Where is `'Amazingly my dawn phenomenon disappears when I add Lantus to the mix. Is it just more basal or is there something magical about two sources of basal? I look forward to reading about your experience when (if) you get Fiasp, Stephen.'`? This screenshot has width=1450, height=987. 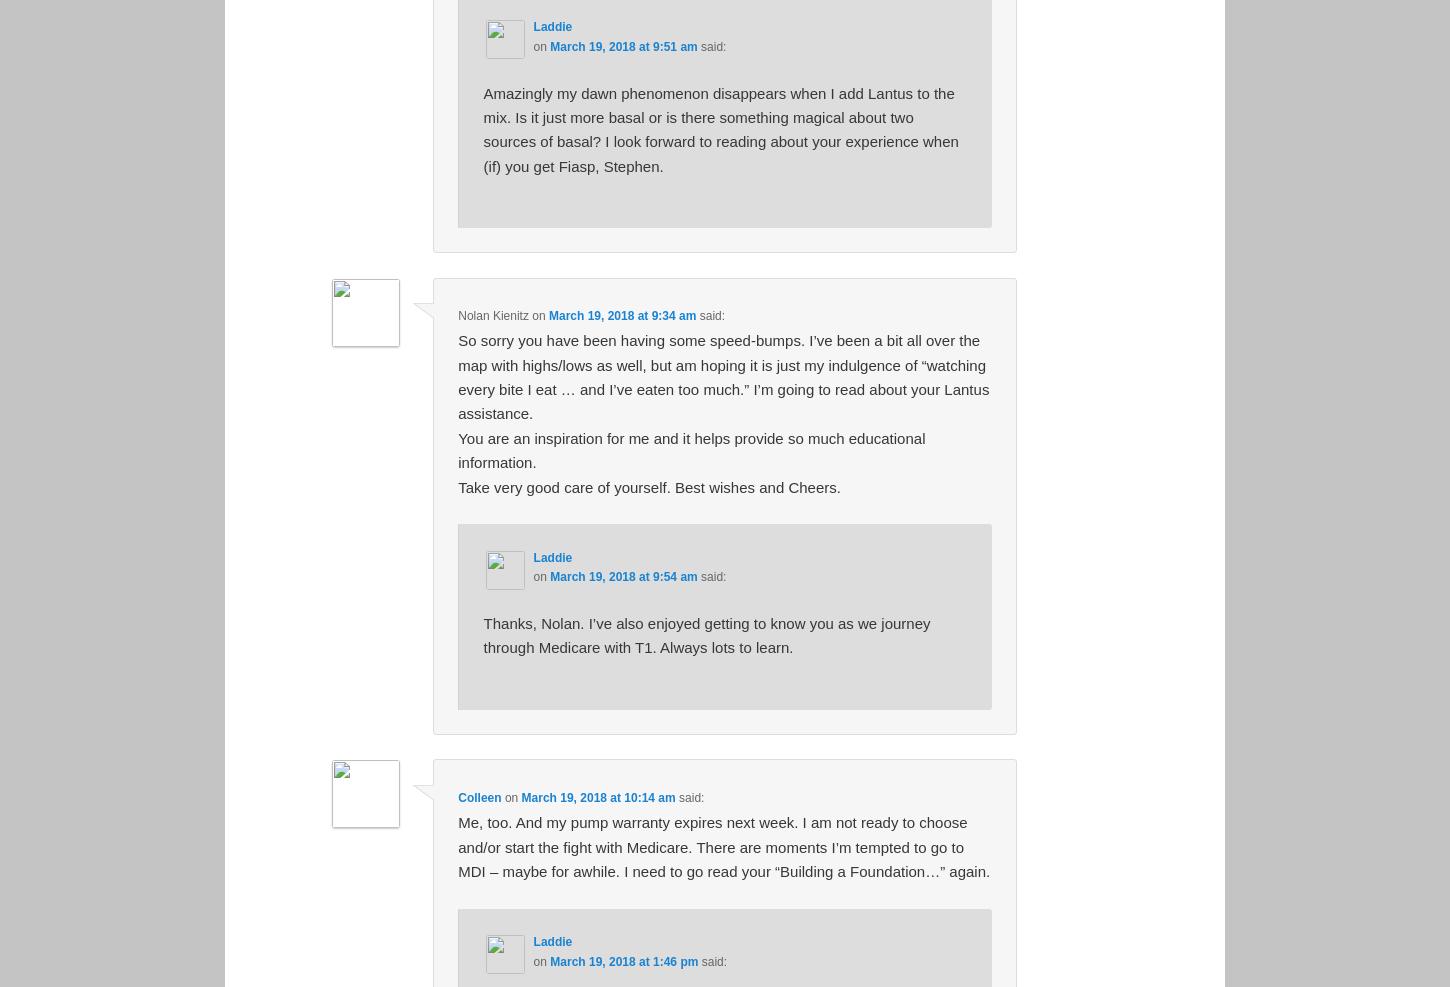
'Amazingly my dawn phenomenon disappears when I add Lantus to the mix. Is it just more basal or is there something magical about two sources of basal? I look forward to reading about your experience when (if) you get Fiasp, Stephen.' is located at coordinates (719, 129).